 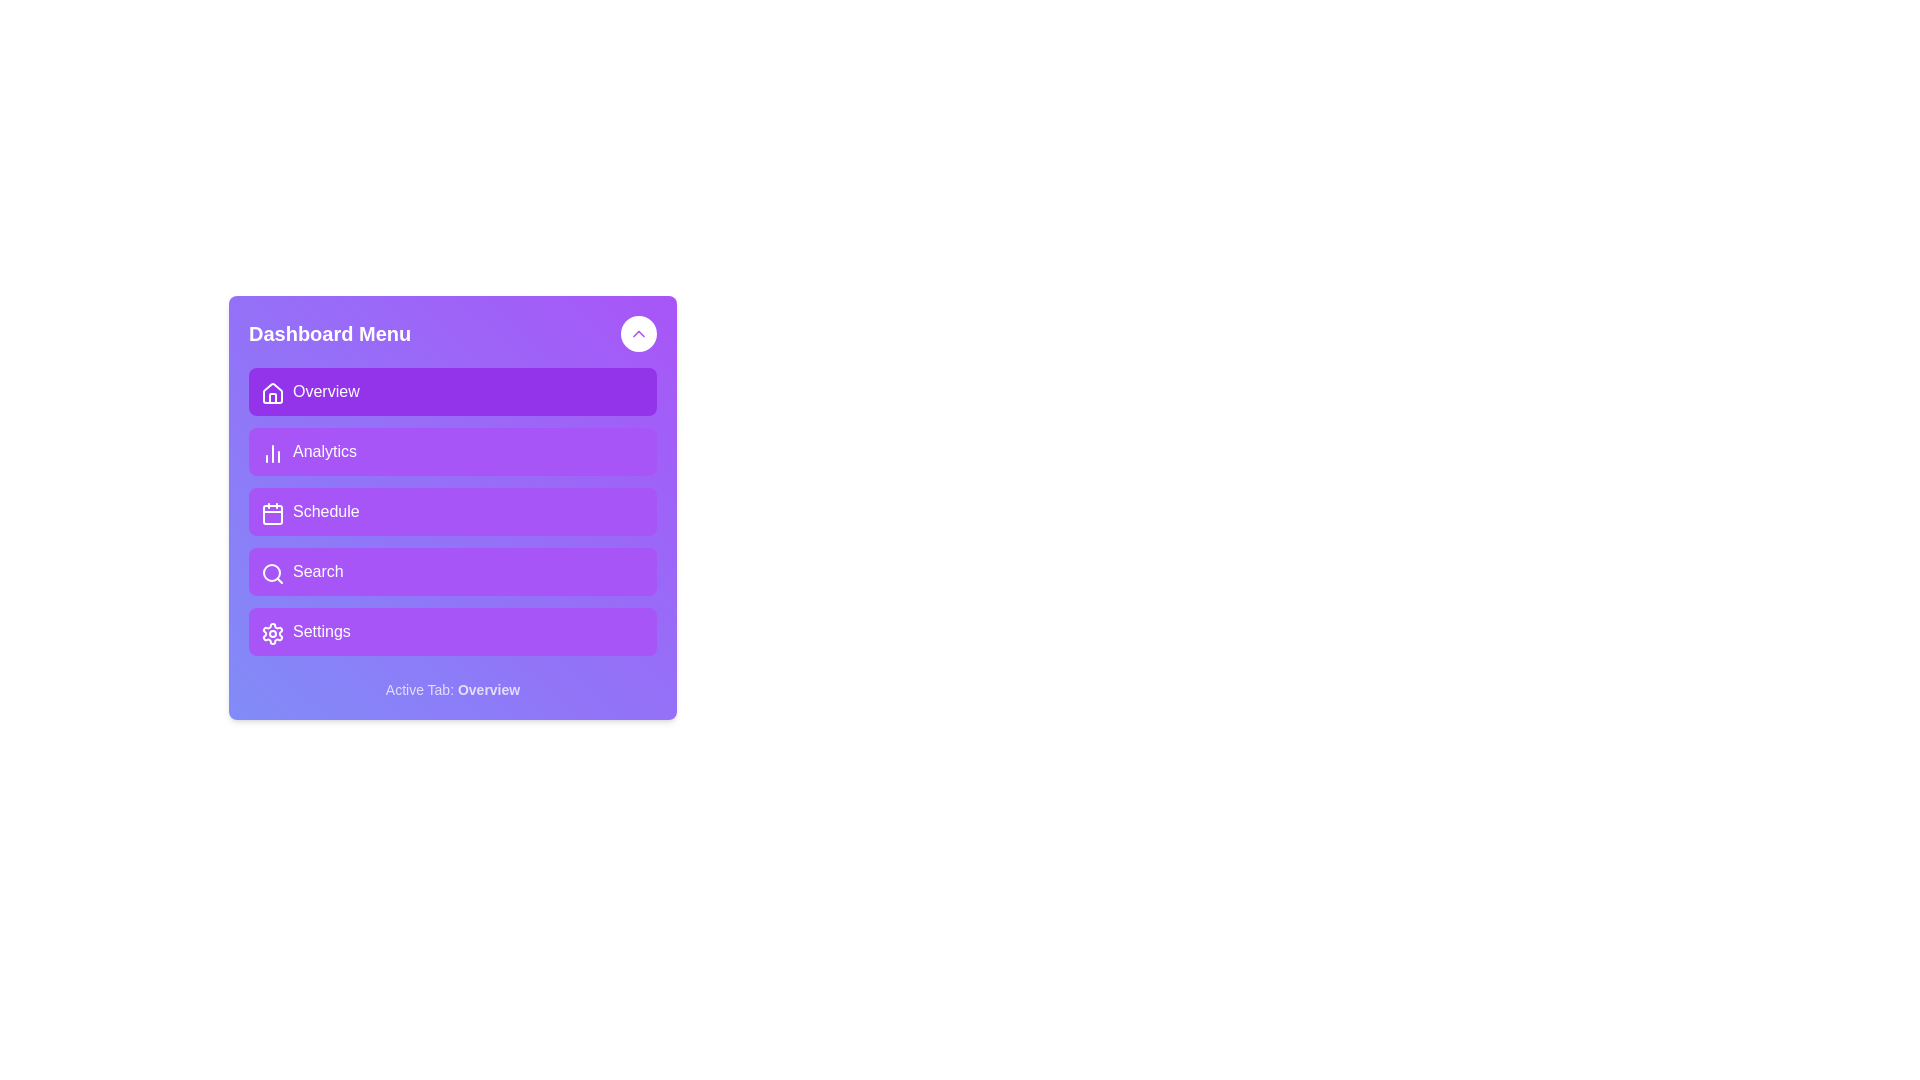 What do you see at coordinates (489, 689) in the screenshot?
I see `the 'Overview' text label that indicates the currently active tab in the purple menu panel` at bounding box center [489, 689].